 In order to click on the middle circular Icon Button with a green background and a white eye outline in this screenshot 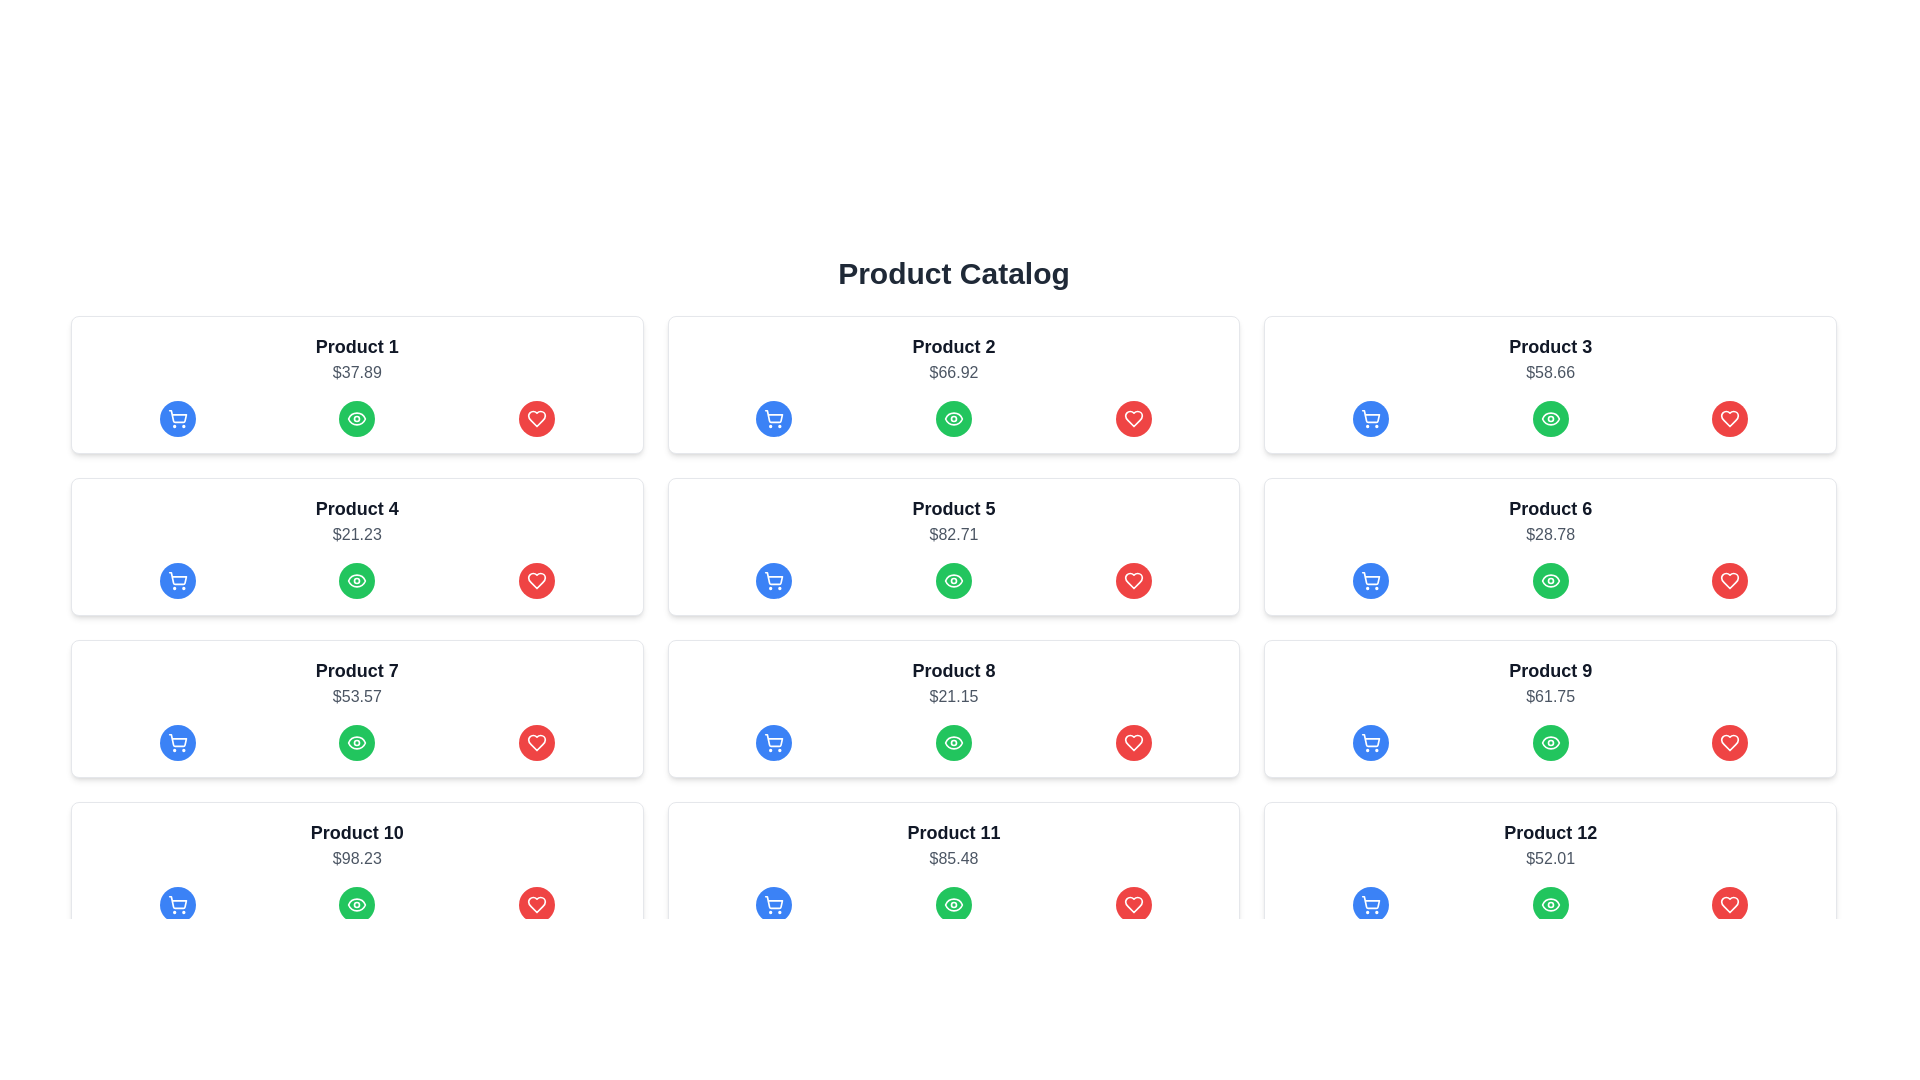, I will do `click(1549, 743)`.